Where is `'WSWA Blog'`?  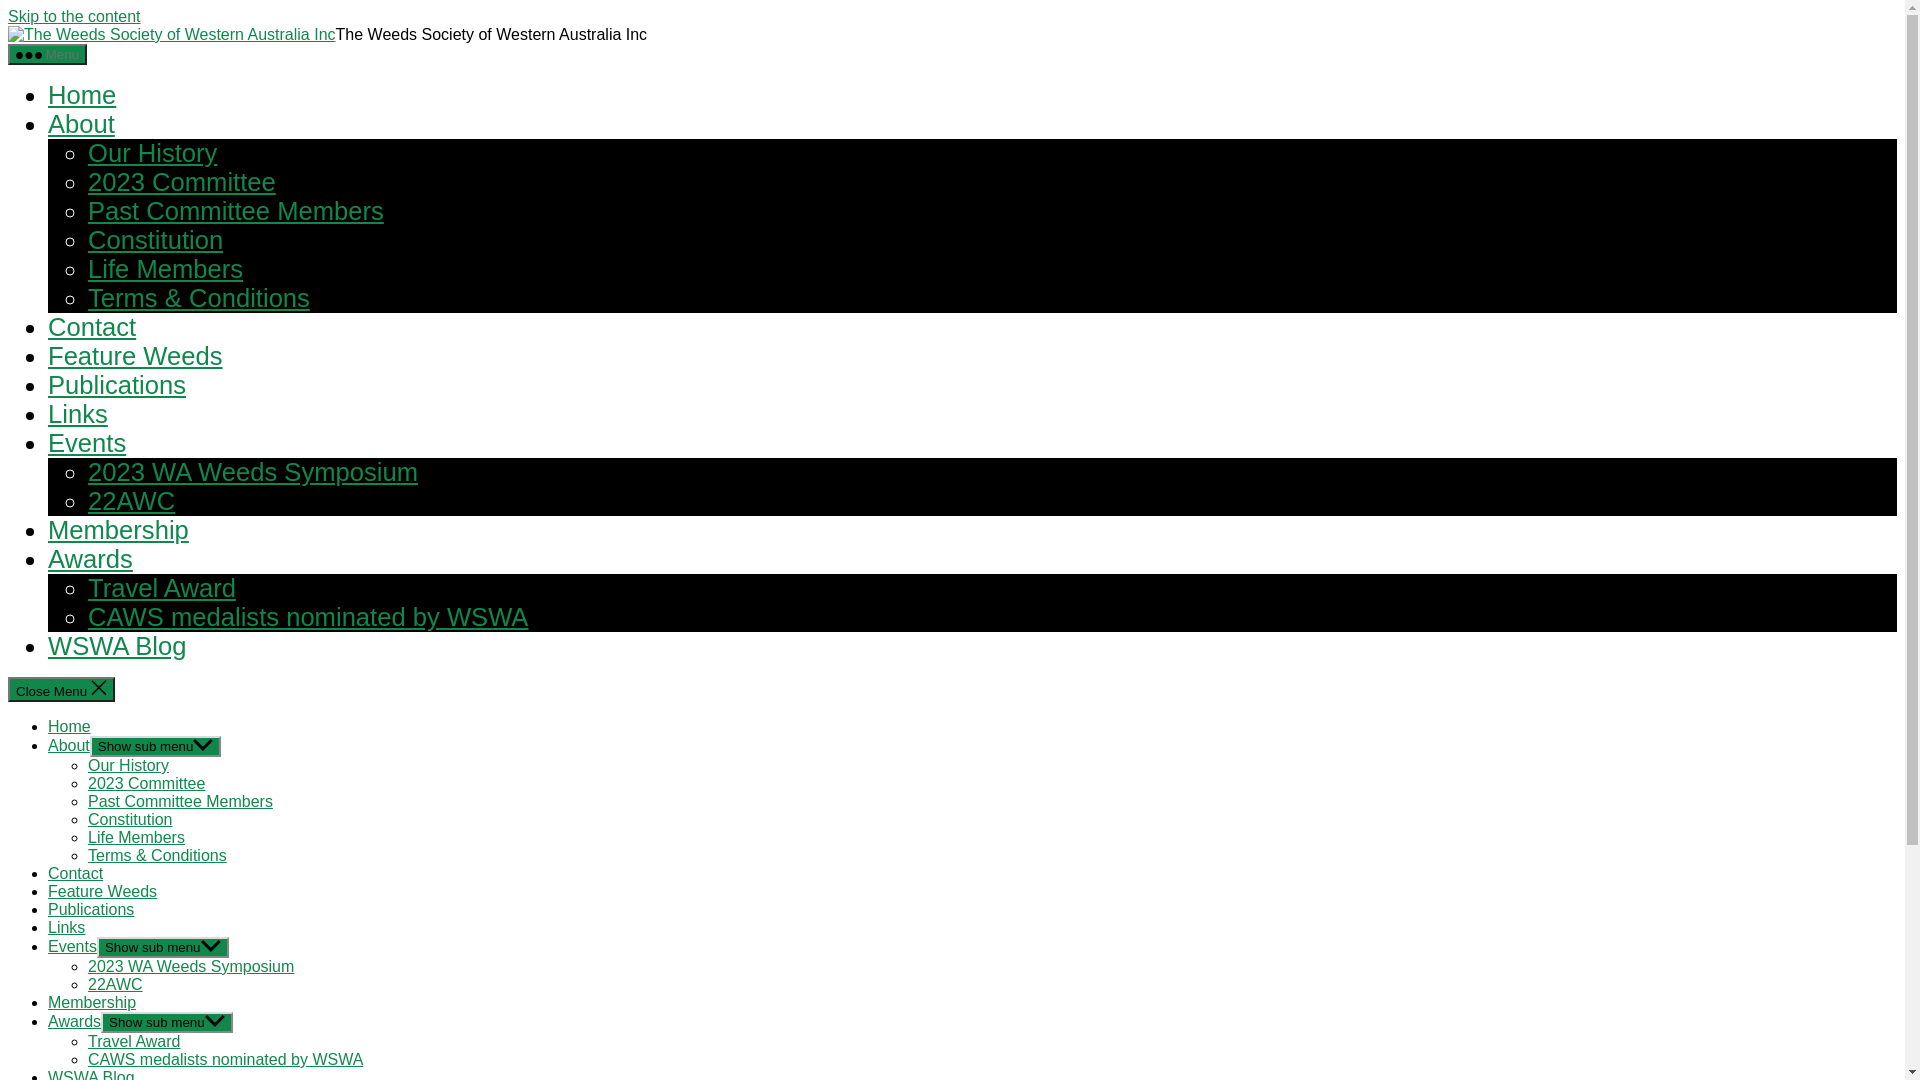
'WSWA Blog' is located at coordinates (115, 645).